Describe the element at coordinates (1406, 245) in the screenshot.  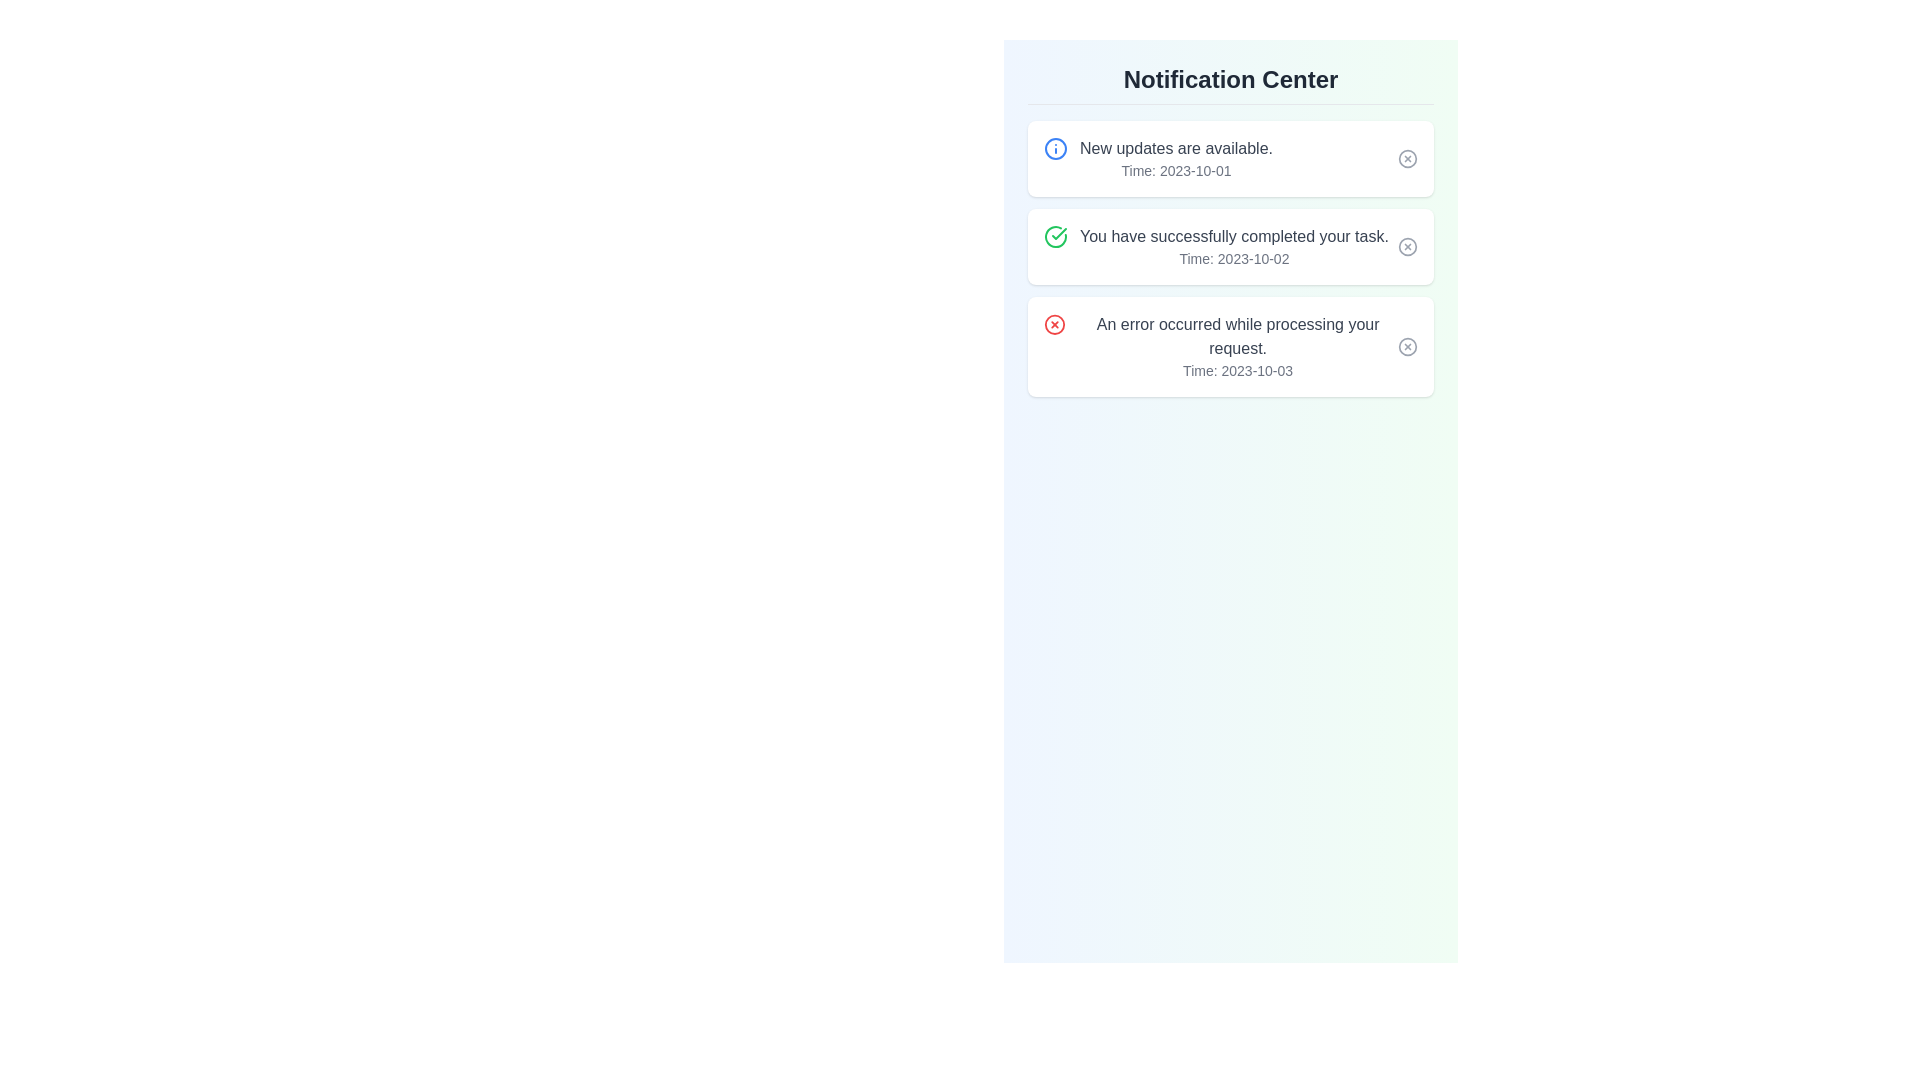
I see `the dismiss button icon on the second notification in the Notification Center` at that location.